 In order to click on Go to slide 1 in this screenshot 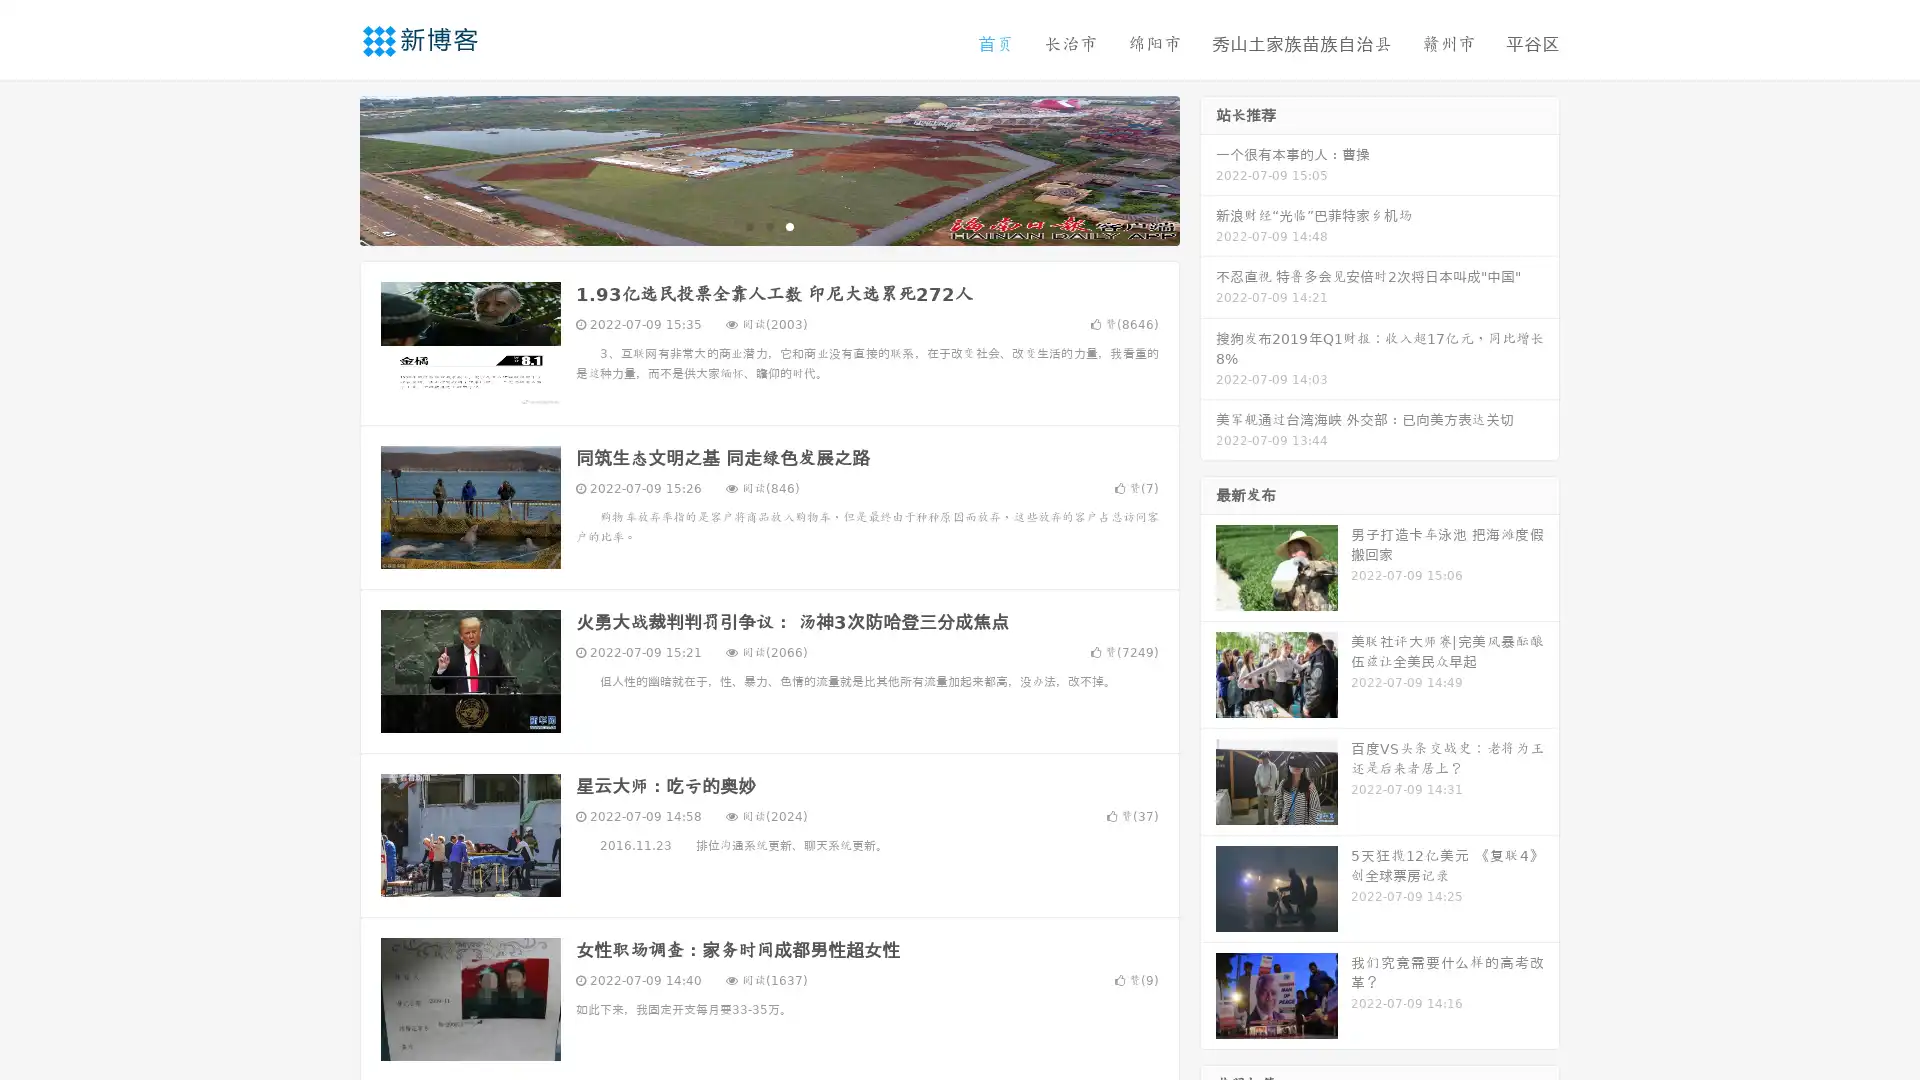, I will do `click(748, 225)`.